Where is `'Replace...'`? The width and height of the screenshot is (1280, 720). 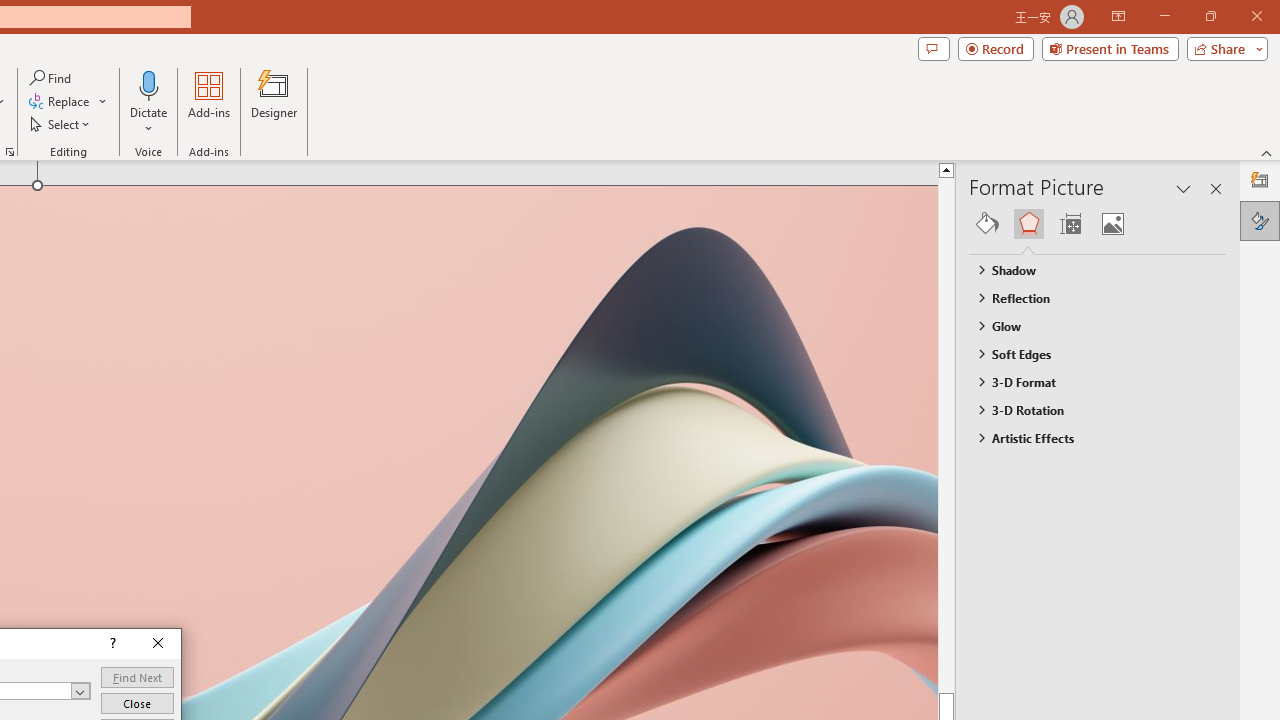 'Replace...' is located at coordinates (69, 101).